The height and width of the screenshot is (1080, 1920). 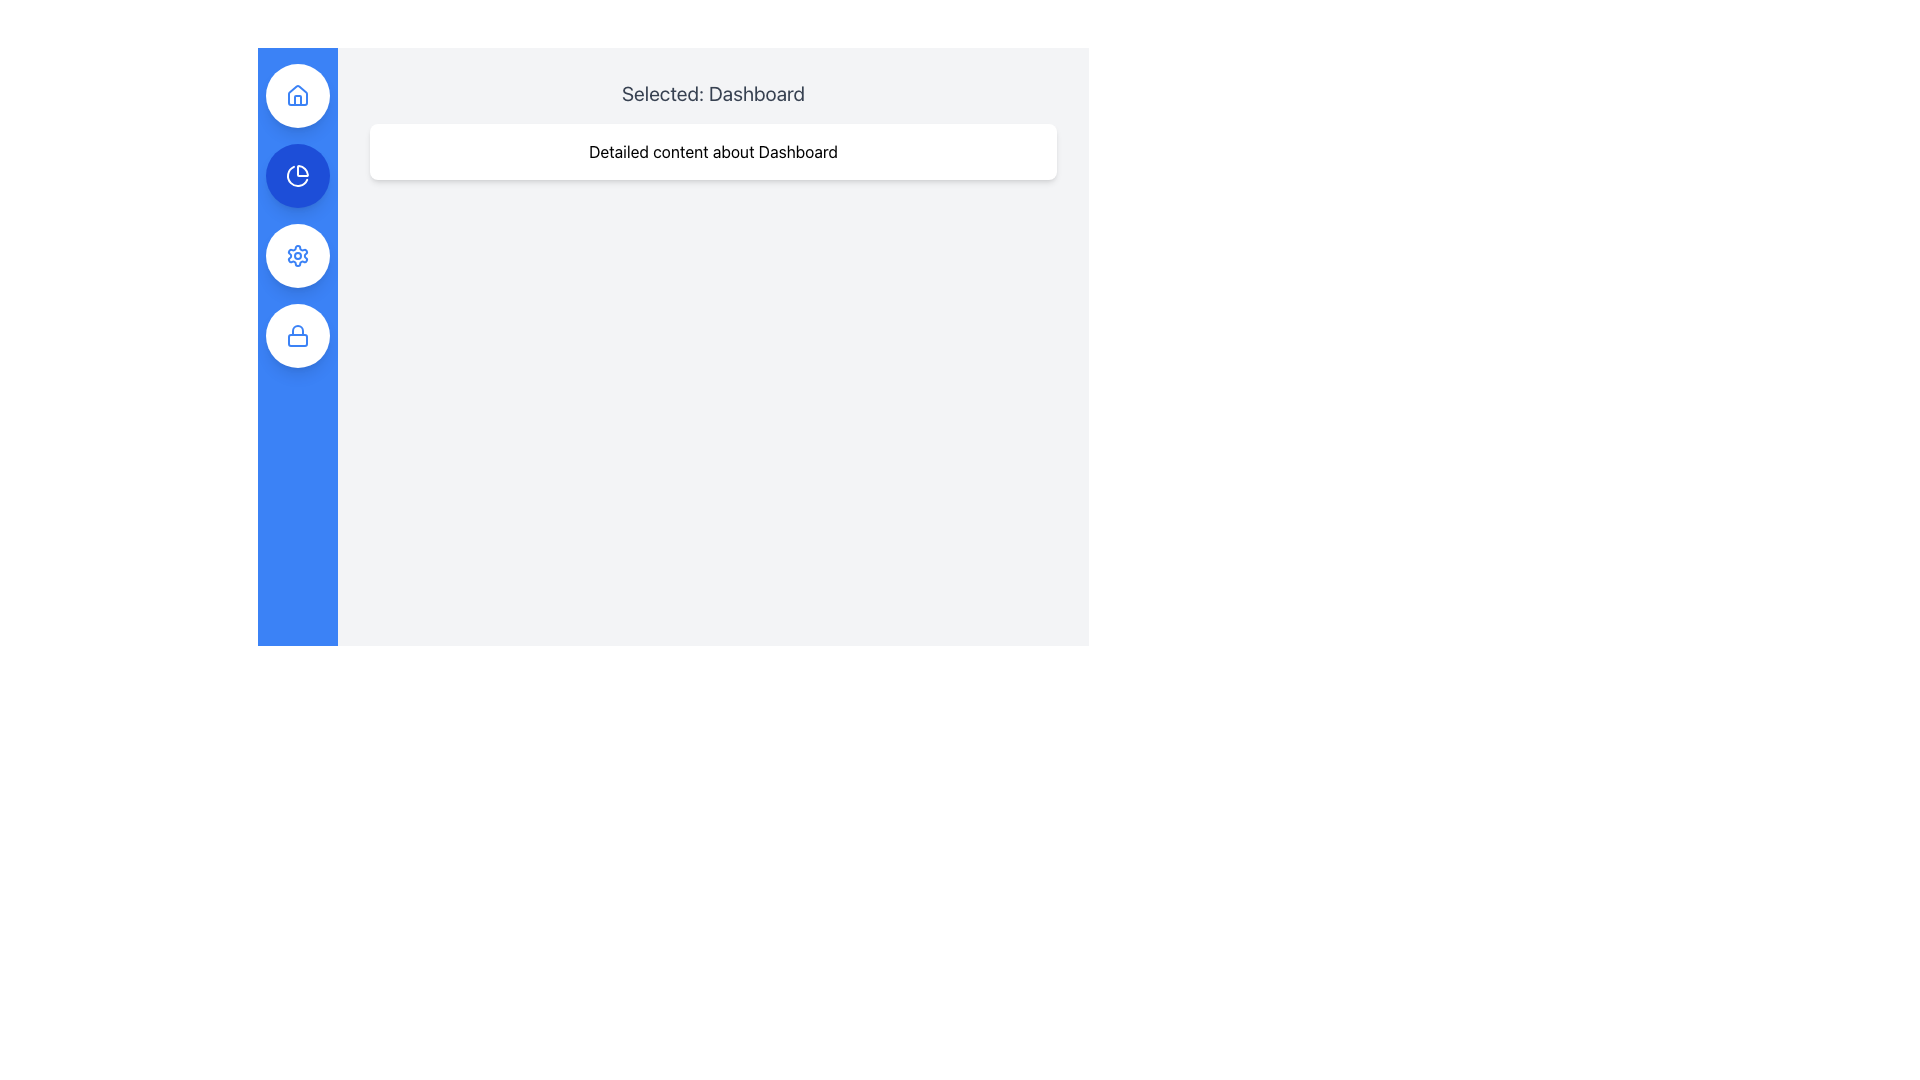 I want to click on the circular icon button with a gear-like symbol, located in the vertical navigation bar, so click(x=296, y=254).